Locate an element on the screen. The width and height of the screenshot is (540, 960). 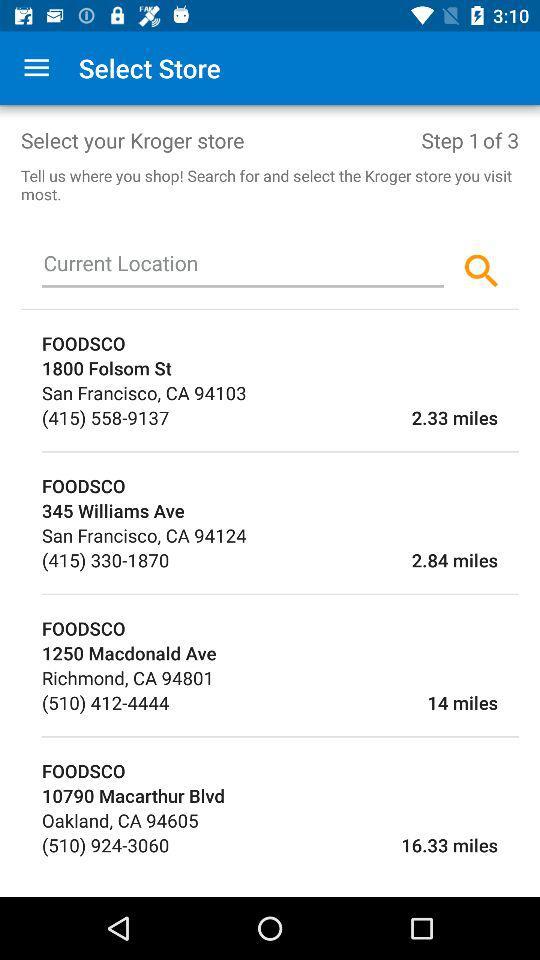
the 1800 folsom st is located at coordinates (279, 367).